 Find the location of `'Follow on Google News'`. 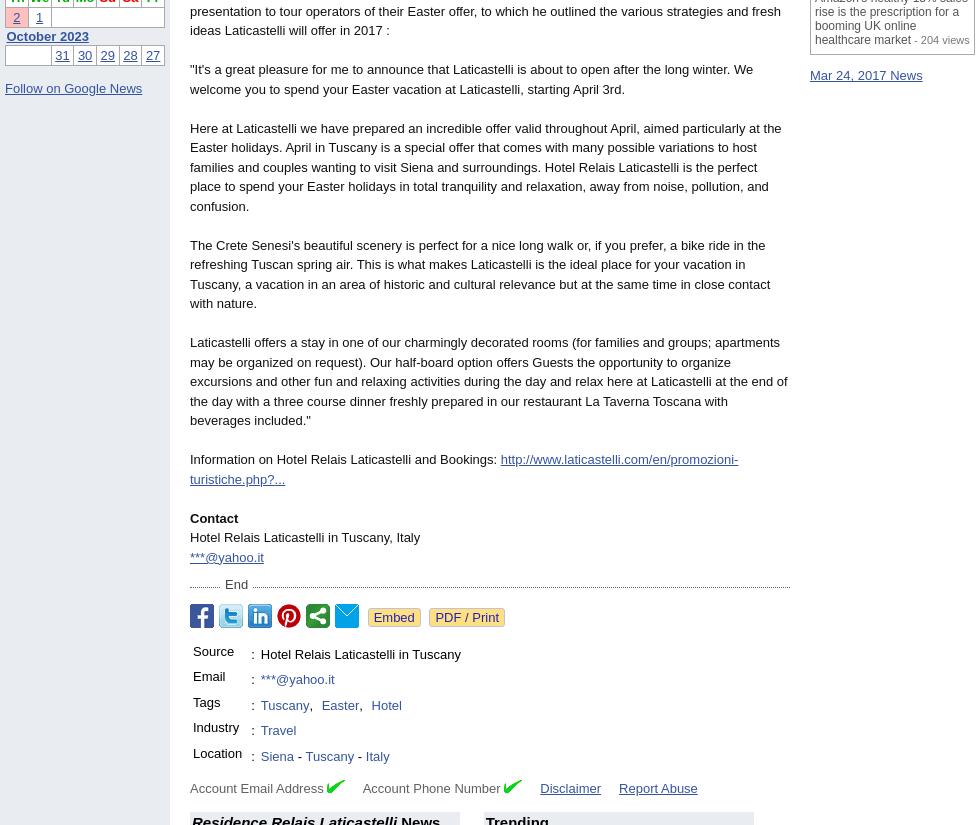

'Follow on Google News' is located at coordinates (73, 86).